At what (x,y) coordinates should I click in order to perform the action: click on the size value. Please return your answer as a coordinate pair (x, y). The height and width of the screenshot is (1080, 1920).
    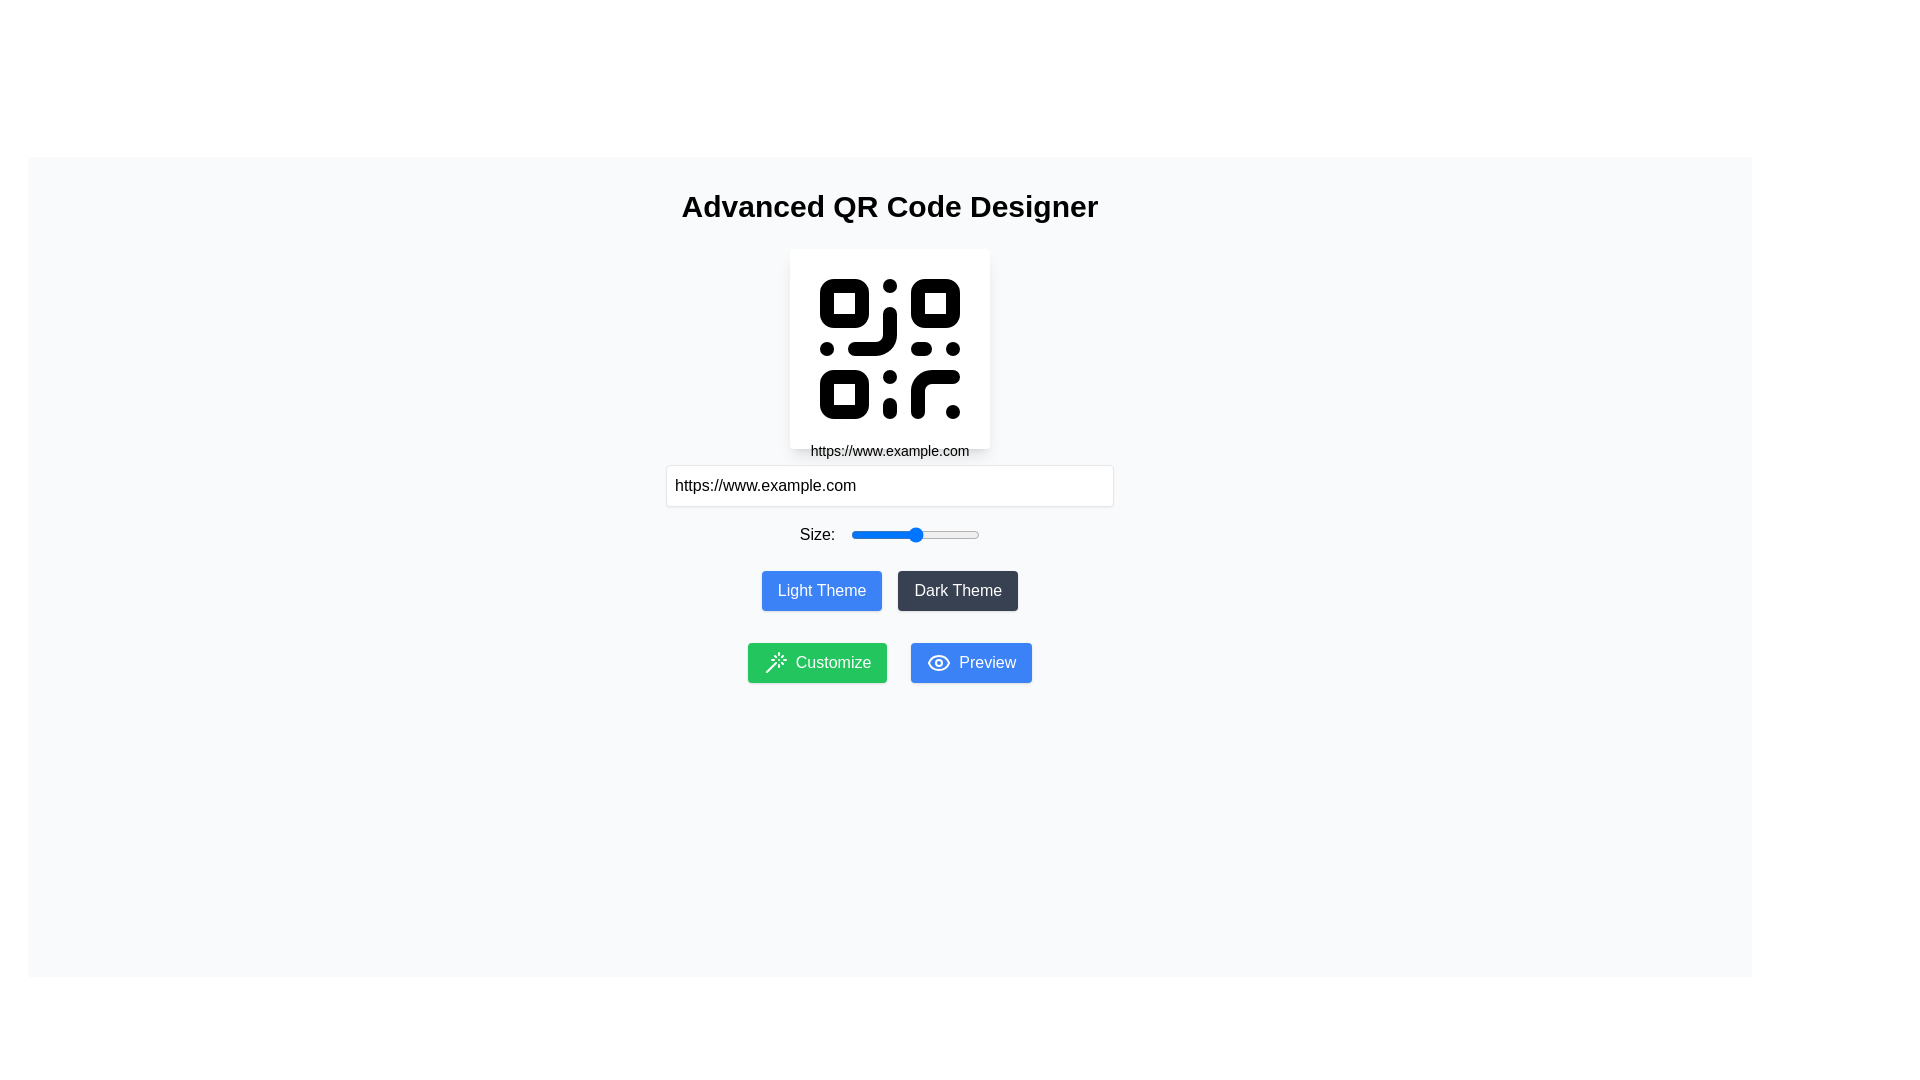
    Looking at the image, I should click on (913, 534).